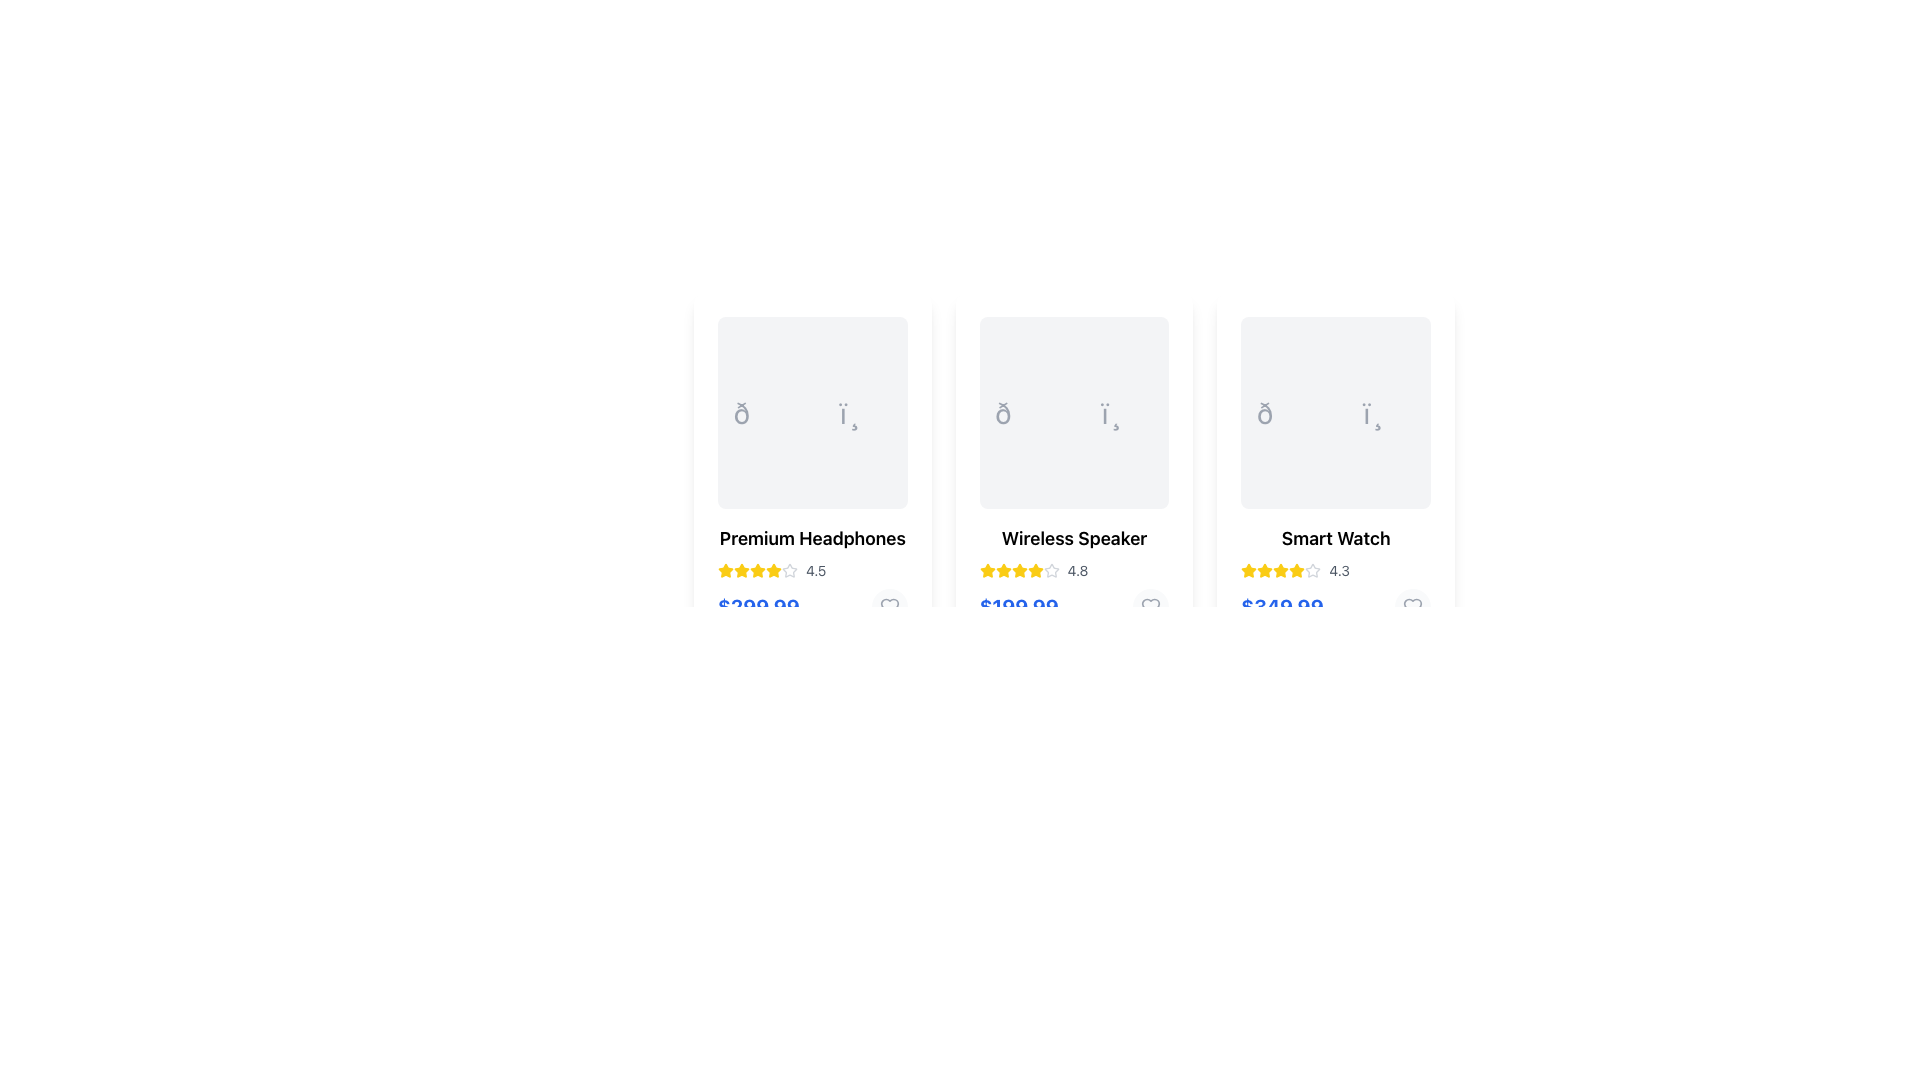 The width and height of the screenshot is (1920, 1080). I want to click on the visual representation of the bright yellow star icon, which is the fifth star in the rating sequence for the 'Wireless Speaker' product, so click(1035, 570).